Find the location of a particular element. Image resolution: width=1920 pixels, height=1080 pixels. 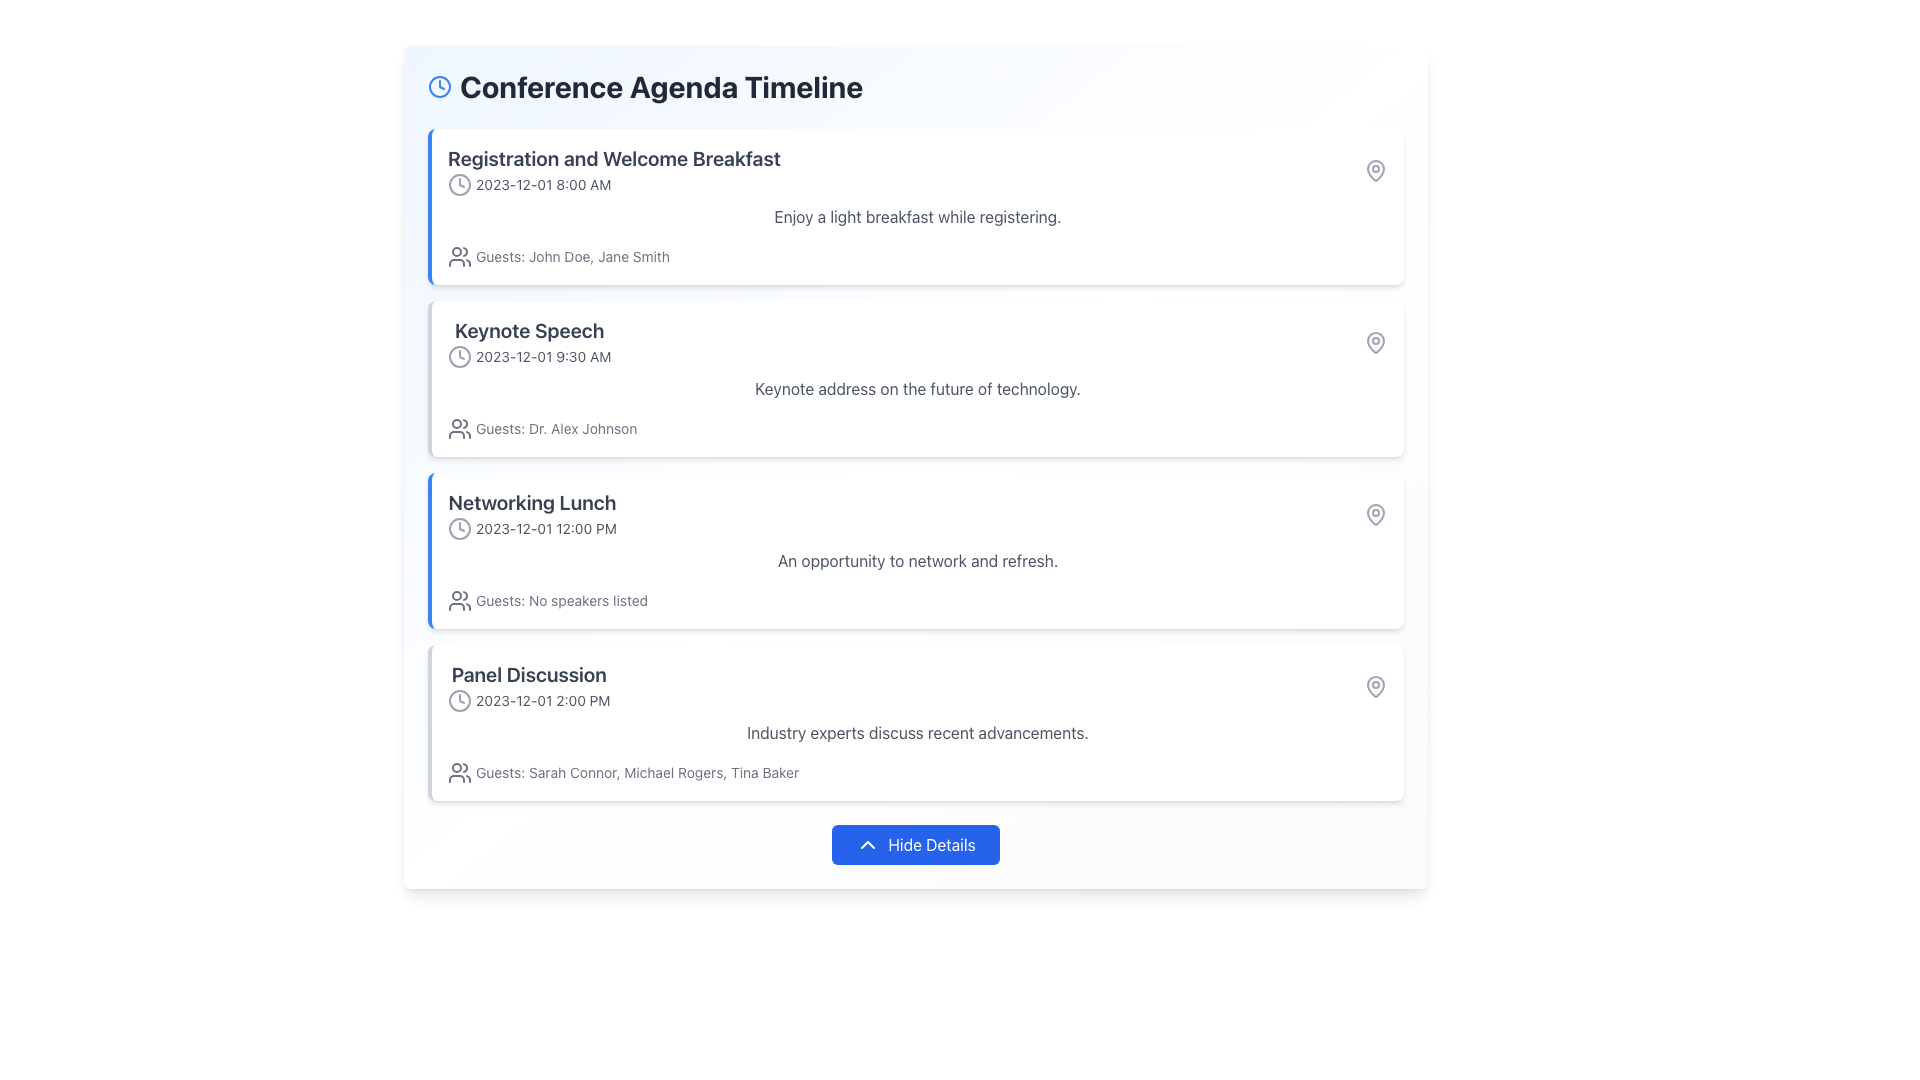

the circular outline of the clock face in the 'Keynote Speech' section of the agenda, which is styled with thin lines and positioned next to the timestamp text is located at coordinates (459, 356).